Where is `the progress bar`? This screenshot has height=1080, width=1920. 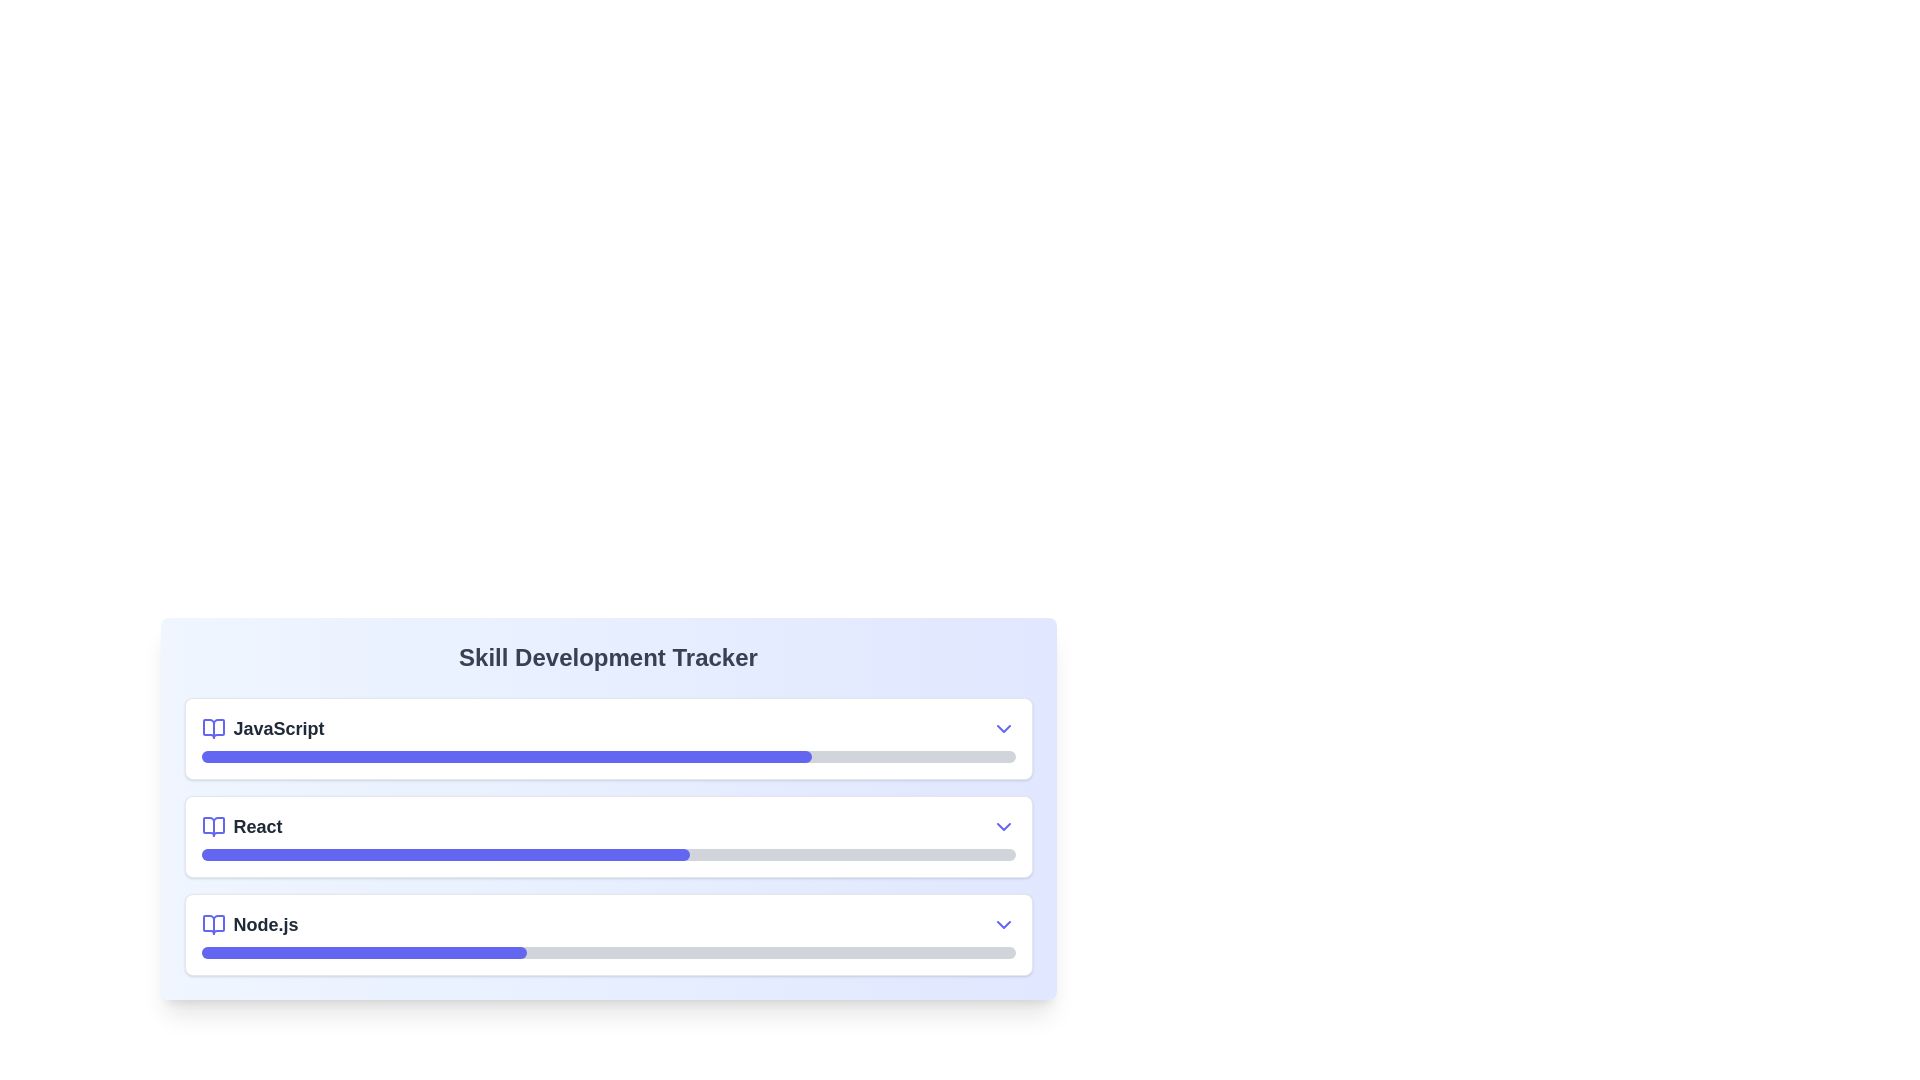
the progress bar is located at coordinates (991, 951).